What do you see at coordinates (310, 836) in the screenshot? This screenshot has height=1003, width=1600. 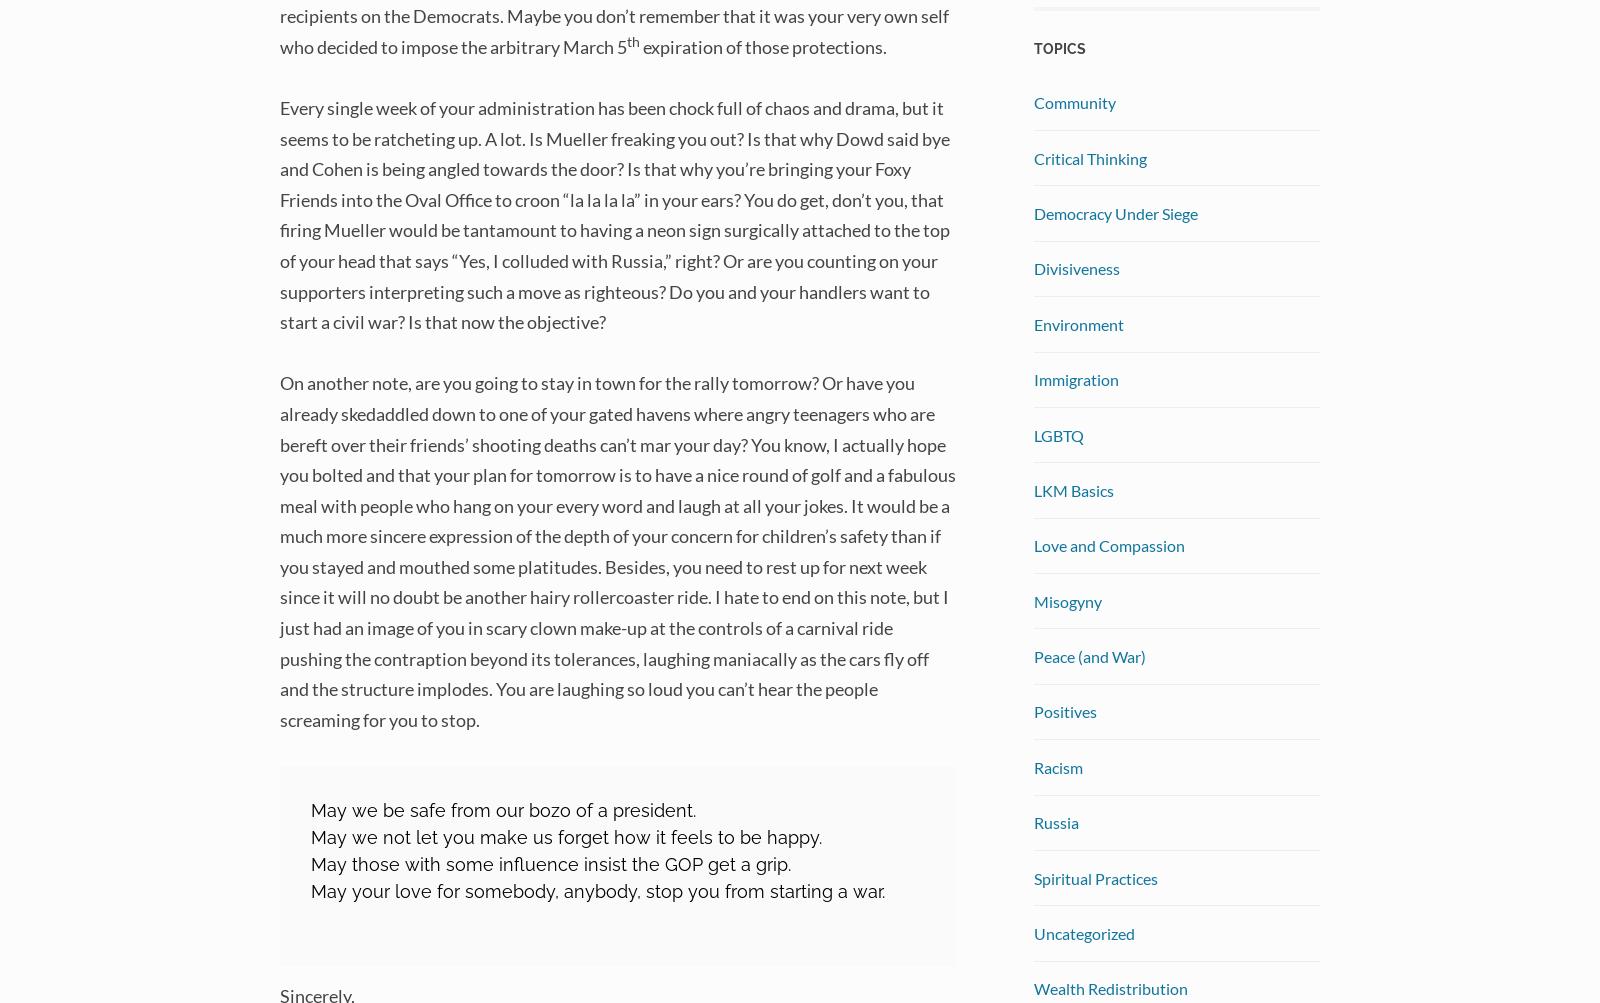 I see `'May we not let you make us forget how it feels to be happy.'` at bounding box center [310, 836].